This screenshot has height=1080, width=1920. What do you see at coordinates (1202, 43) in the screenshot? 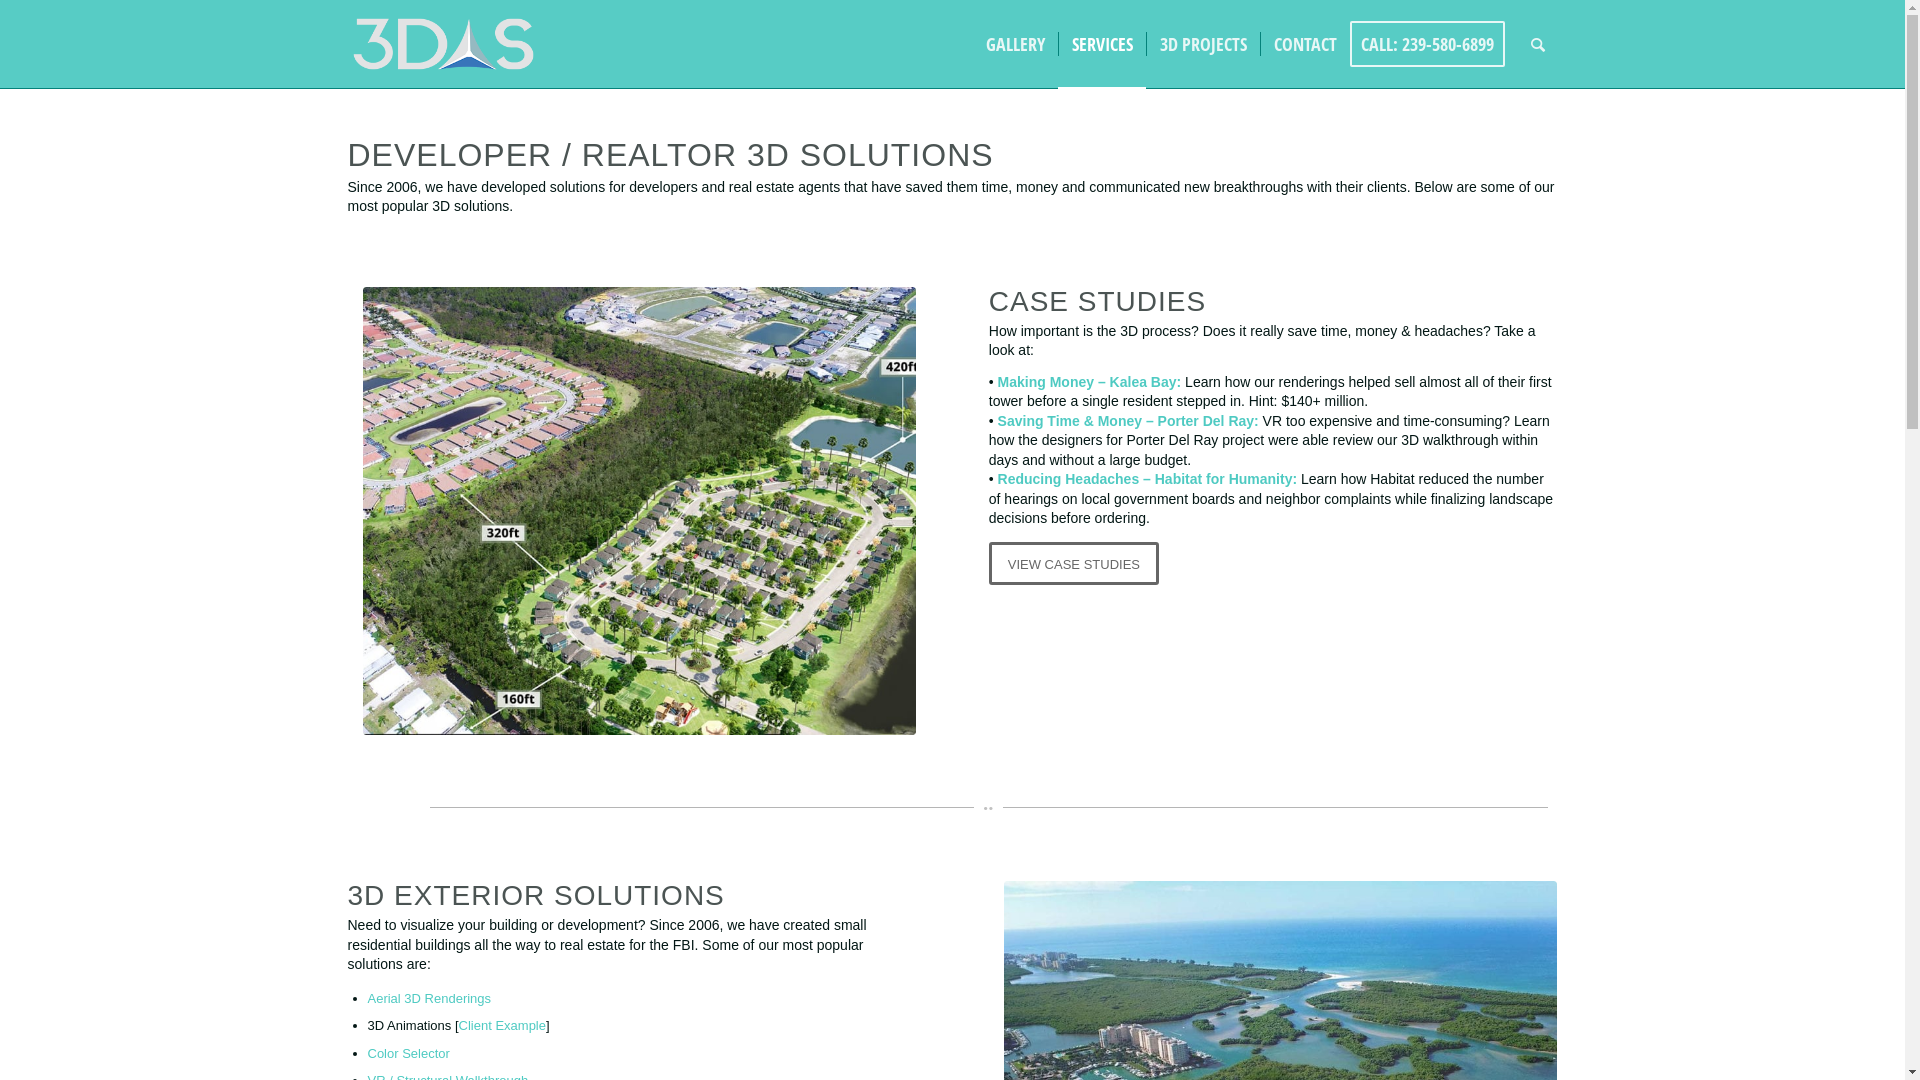
I see `'3D PROJECTS'` at bounding box center [1202, 43].